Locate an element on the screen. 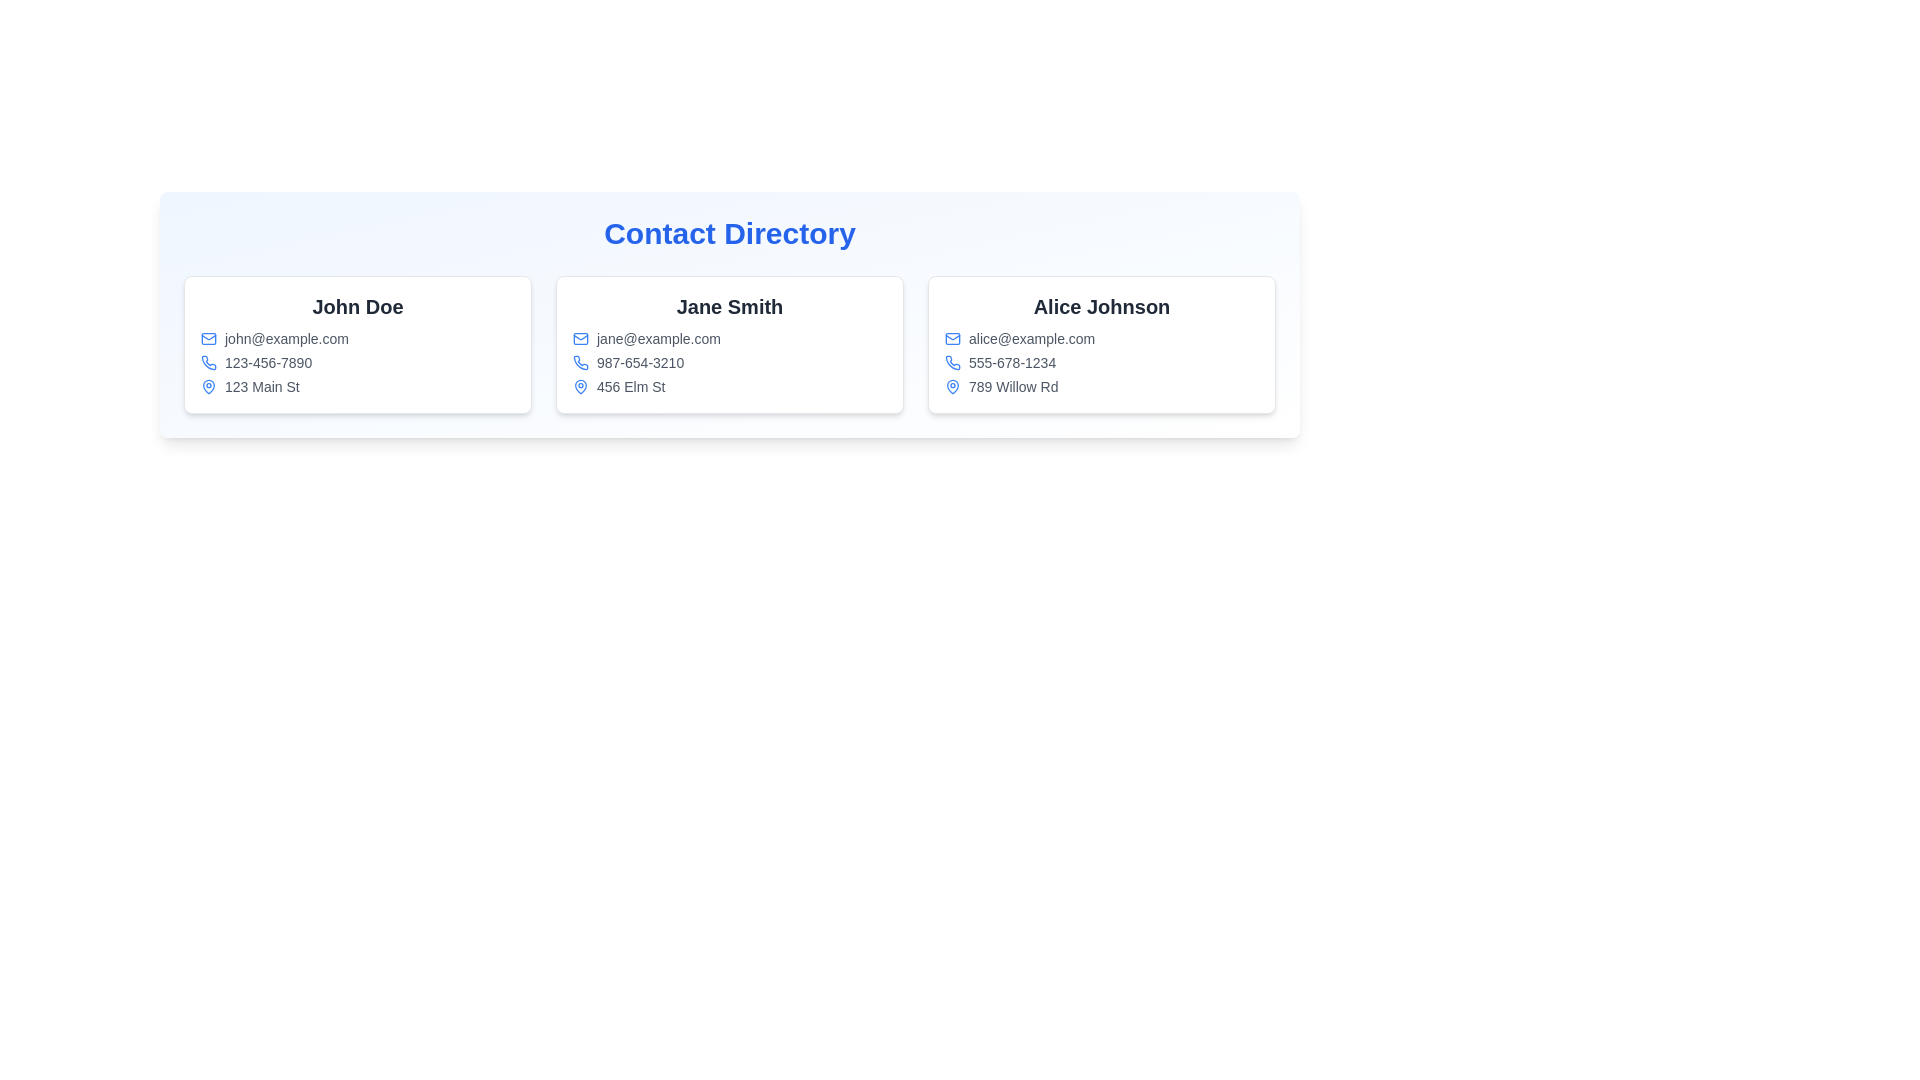  the informational card displaying contact information for 'Alice Johnson' located in the third column of the 'Contact Directory' section is located at coordinates (1101, 343).